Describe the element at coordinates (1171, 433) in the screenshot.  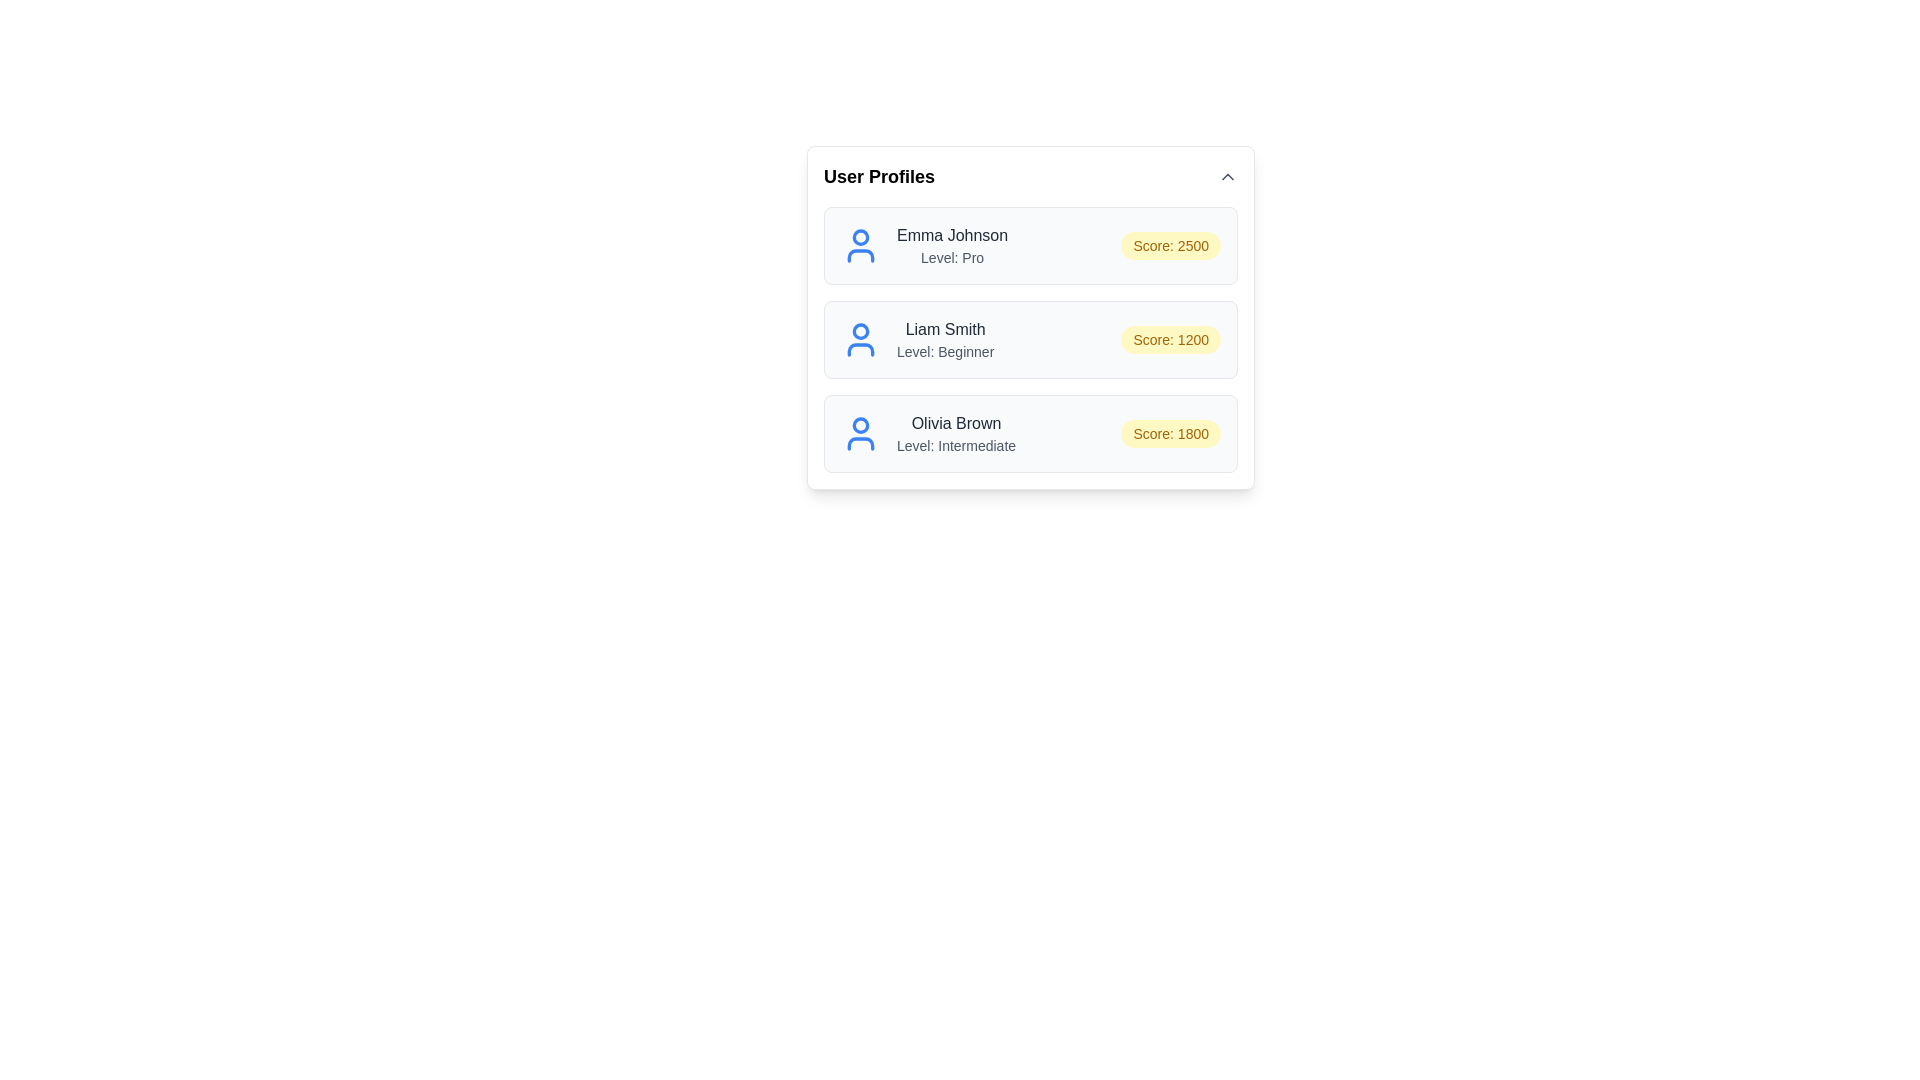
I see `the score badge displaying Olivia Brown's score, located to the right of the text 'Level: Intermediate'` at that location.